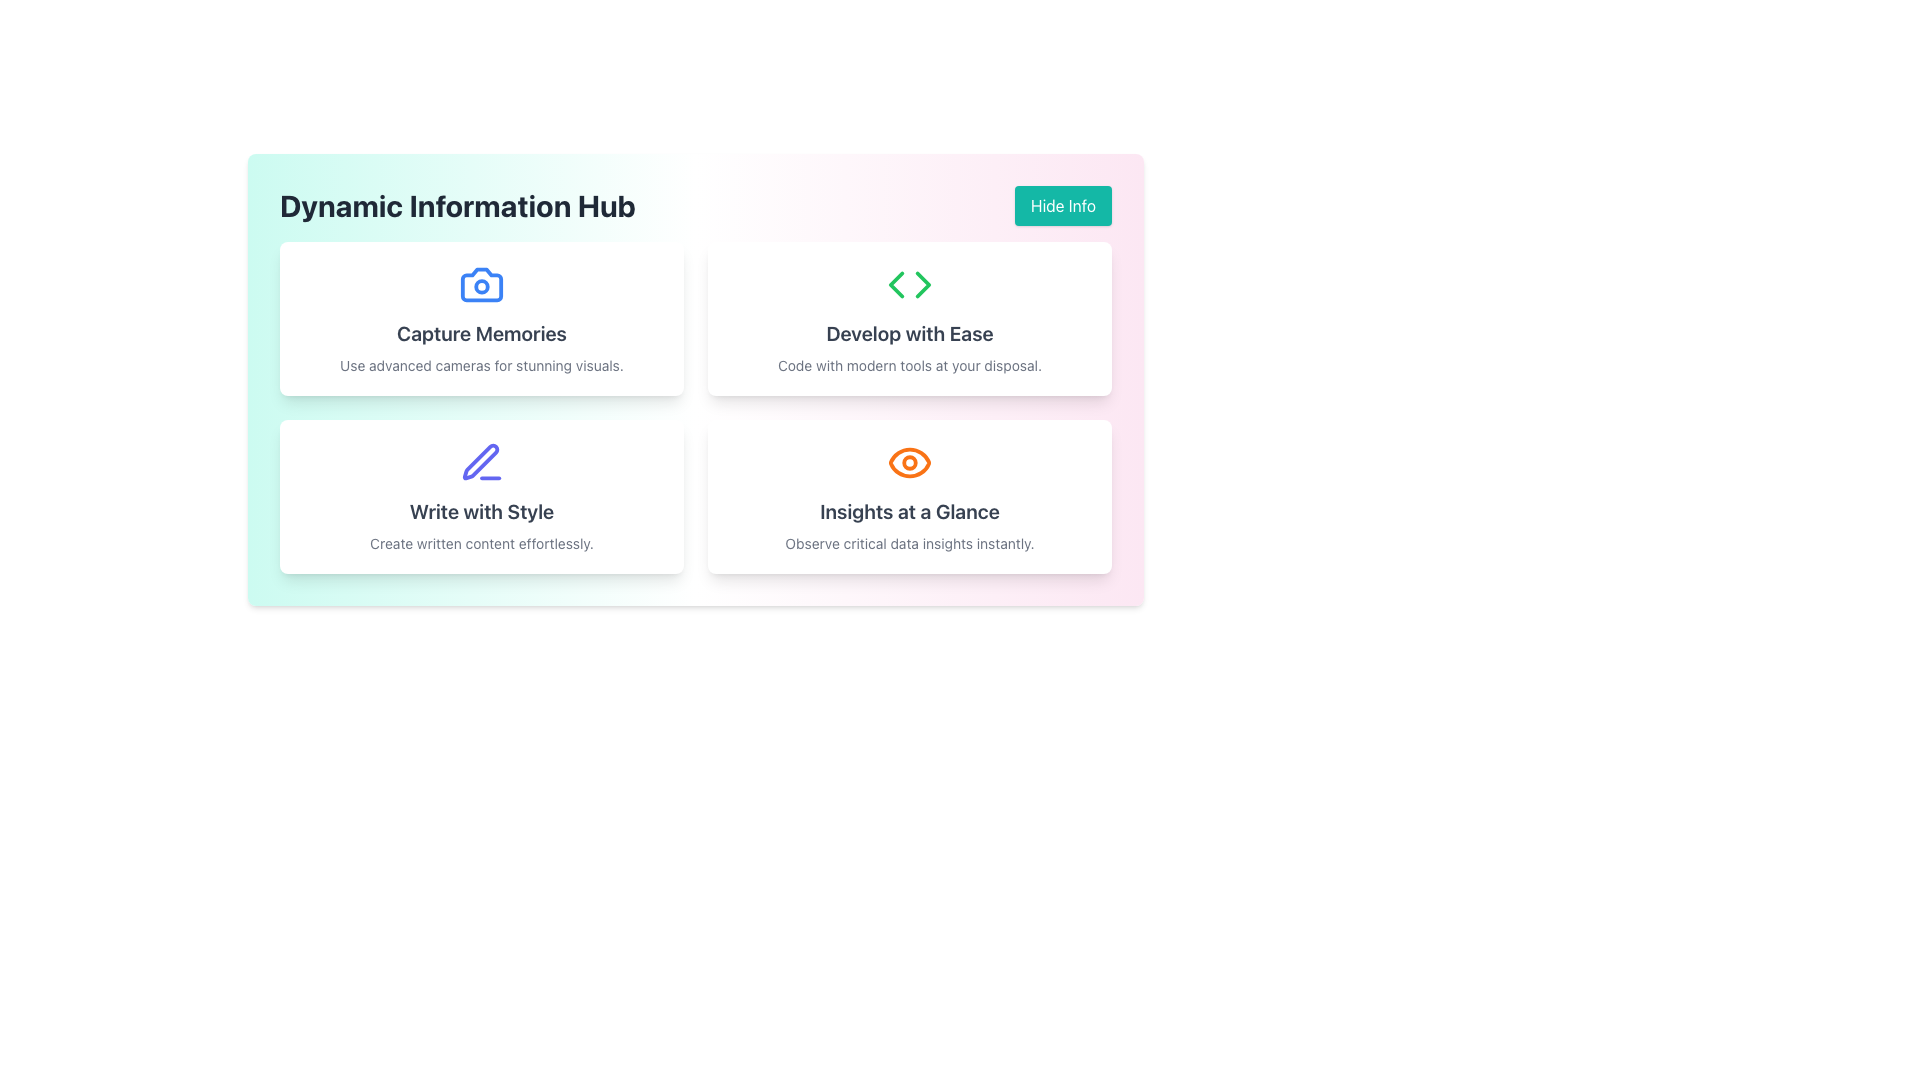 This screenshot has height=1080, width=1920. What do you see at coordinates (909, 496) in the screenshot?
I see `the rectangular card with a white background and rounded corners, featuring an orange eye icon and the text 'Insights at a Glance'` at bounding box center [909, 496].